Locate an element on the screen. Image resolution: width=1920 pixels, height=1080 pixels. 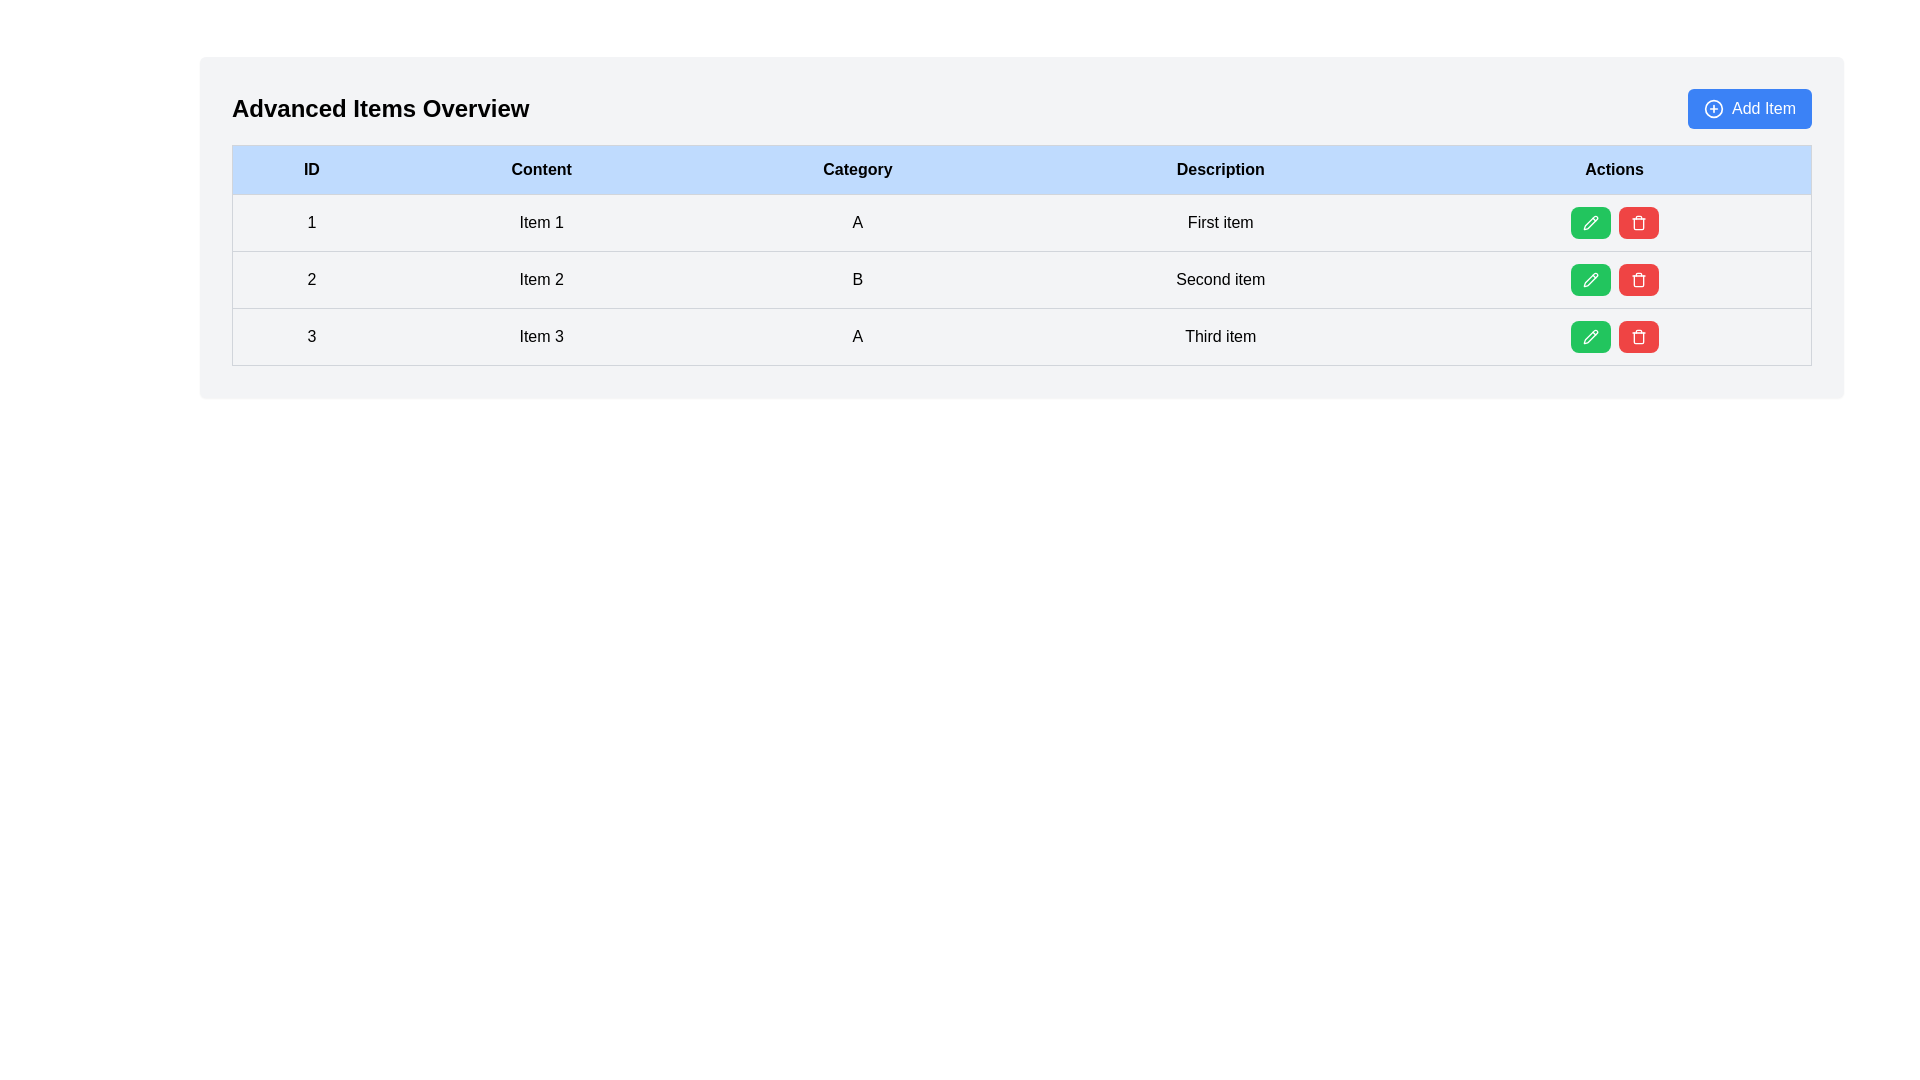
the Data cell displaying 'Item 3' located in the third row and second column of the table is located at coordinates (541, 335).